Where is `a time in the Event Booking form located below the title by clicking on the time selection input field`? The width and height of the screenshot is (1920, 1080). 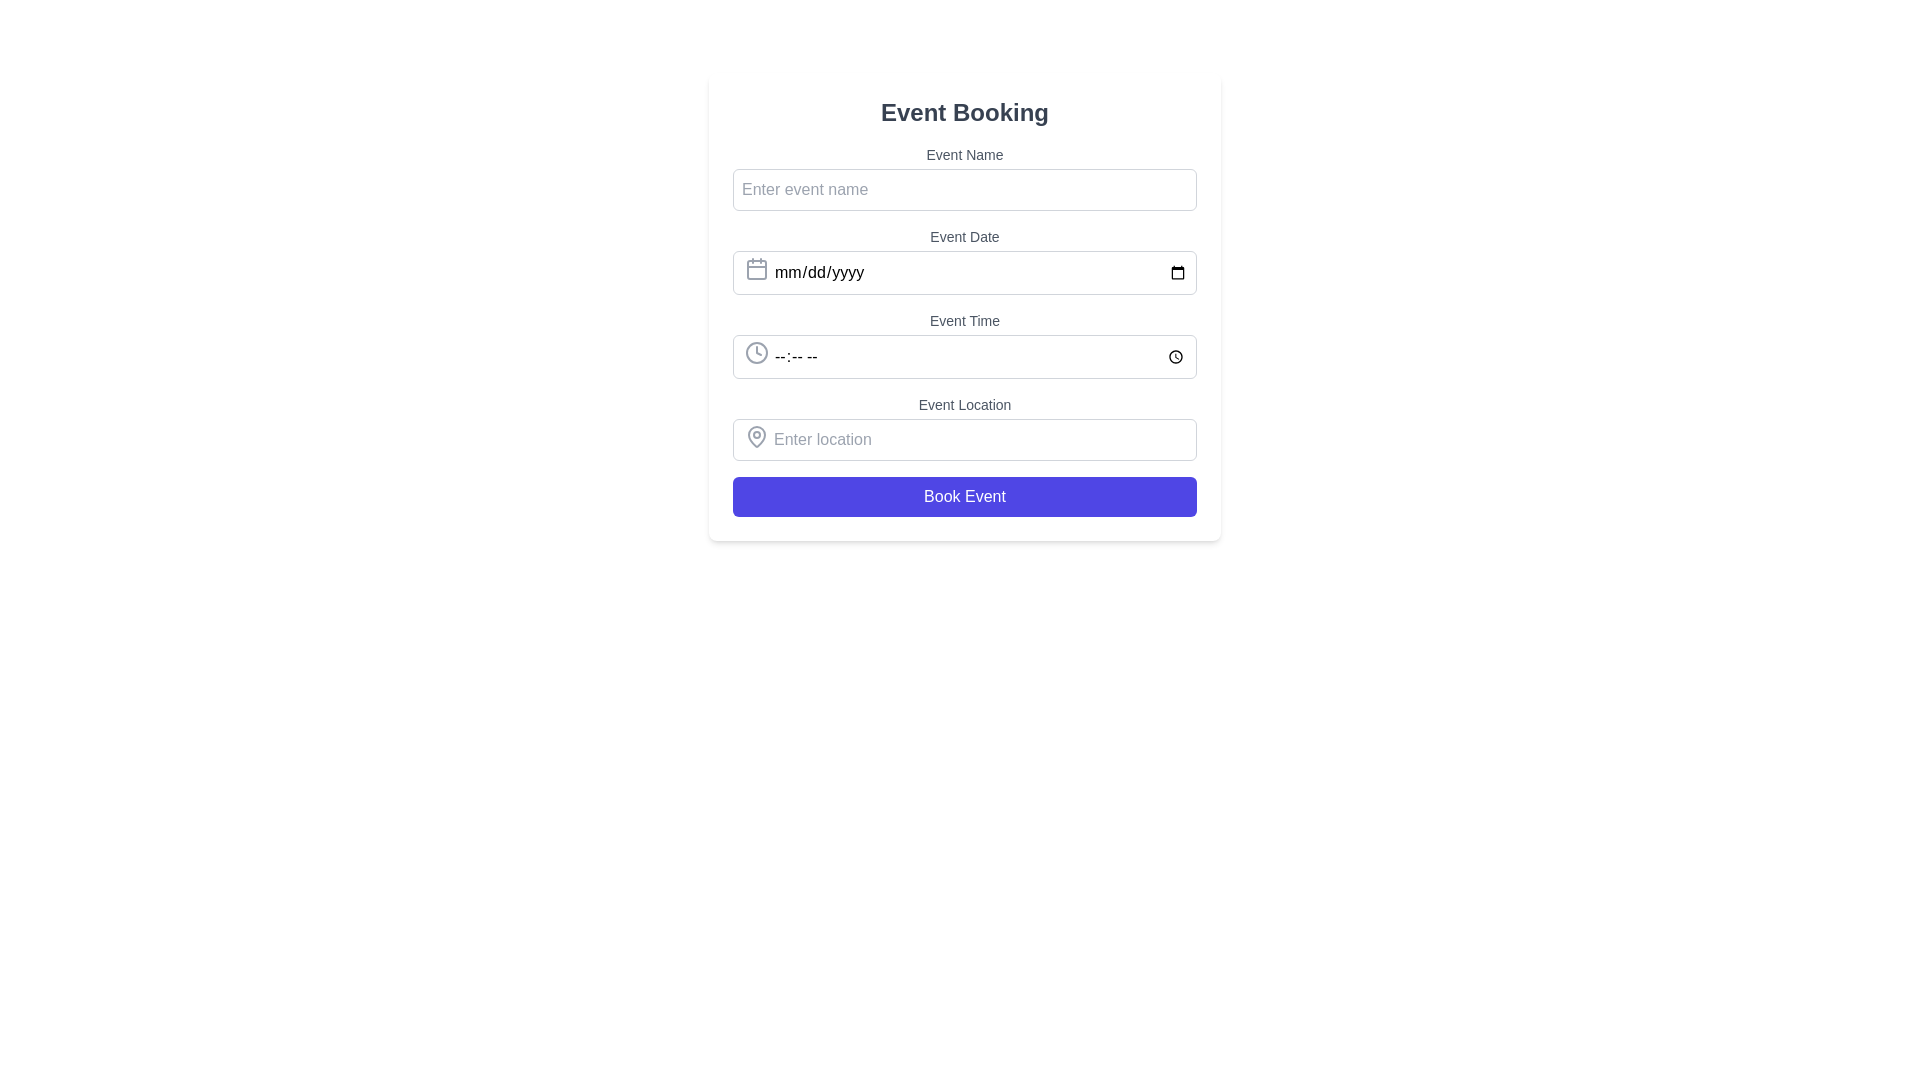 a time in the Event Booking form located below the title by clicking on the time selection input field is located at coordinates (964, 330).